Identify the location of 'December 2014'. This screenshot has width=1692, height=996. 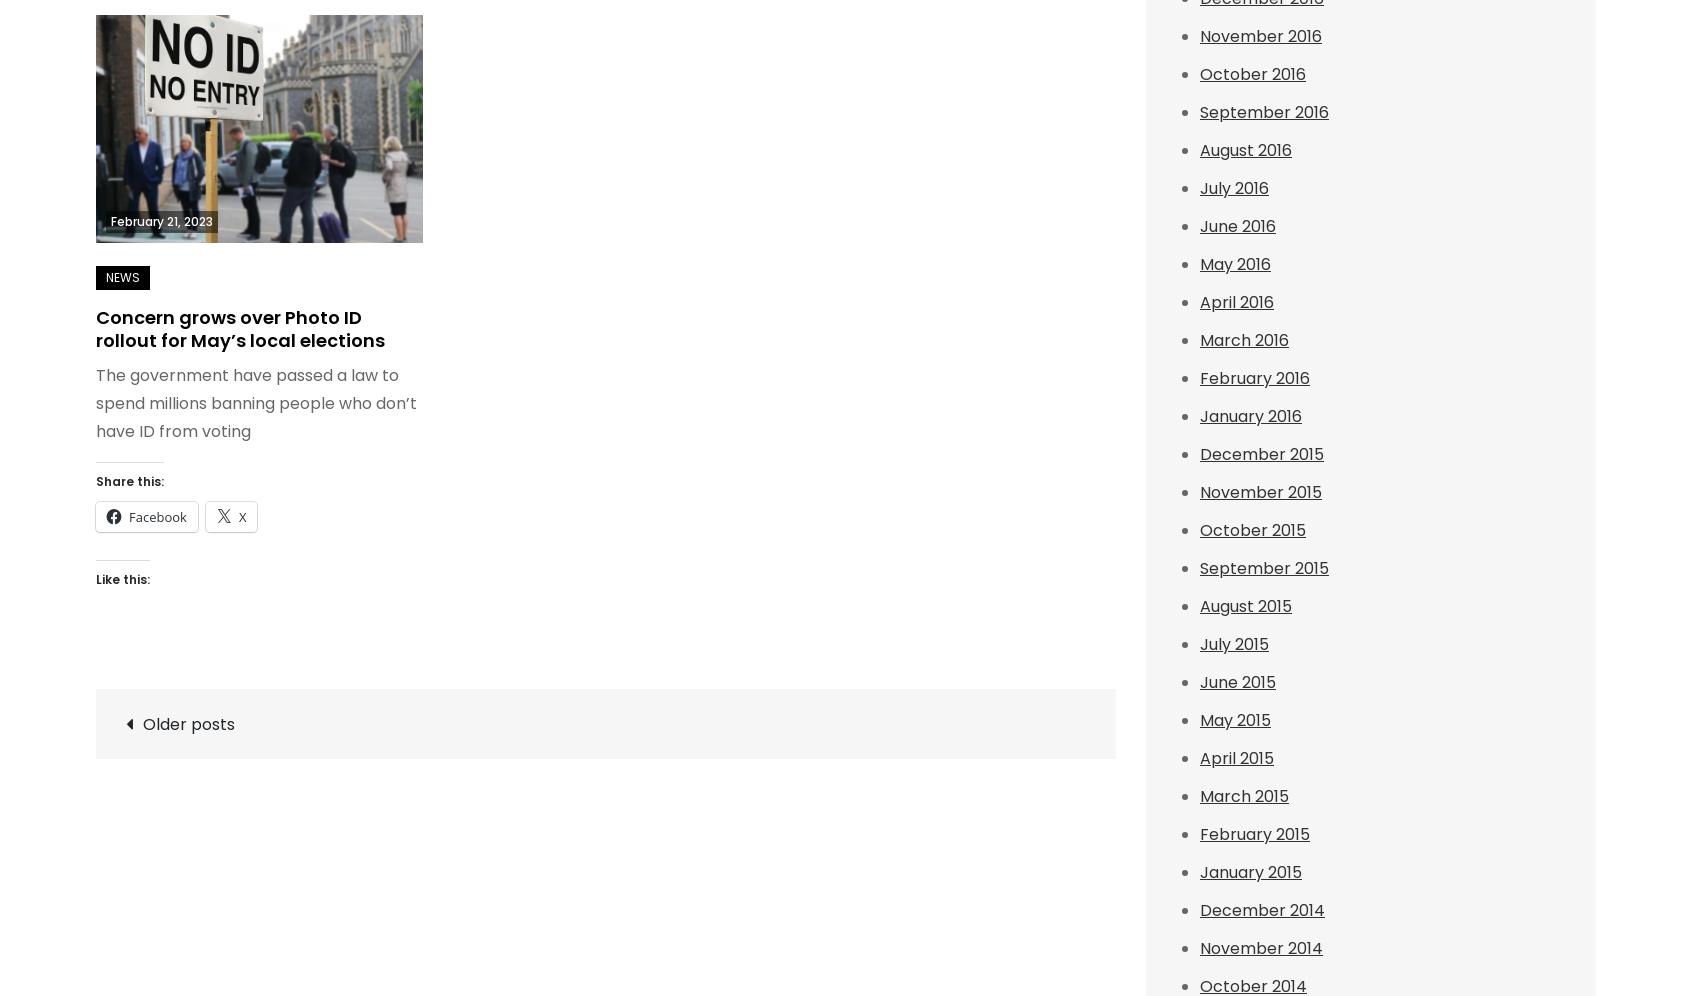
(1262, 909).